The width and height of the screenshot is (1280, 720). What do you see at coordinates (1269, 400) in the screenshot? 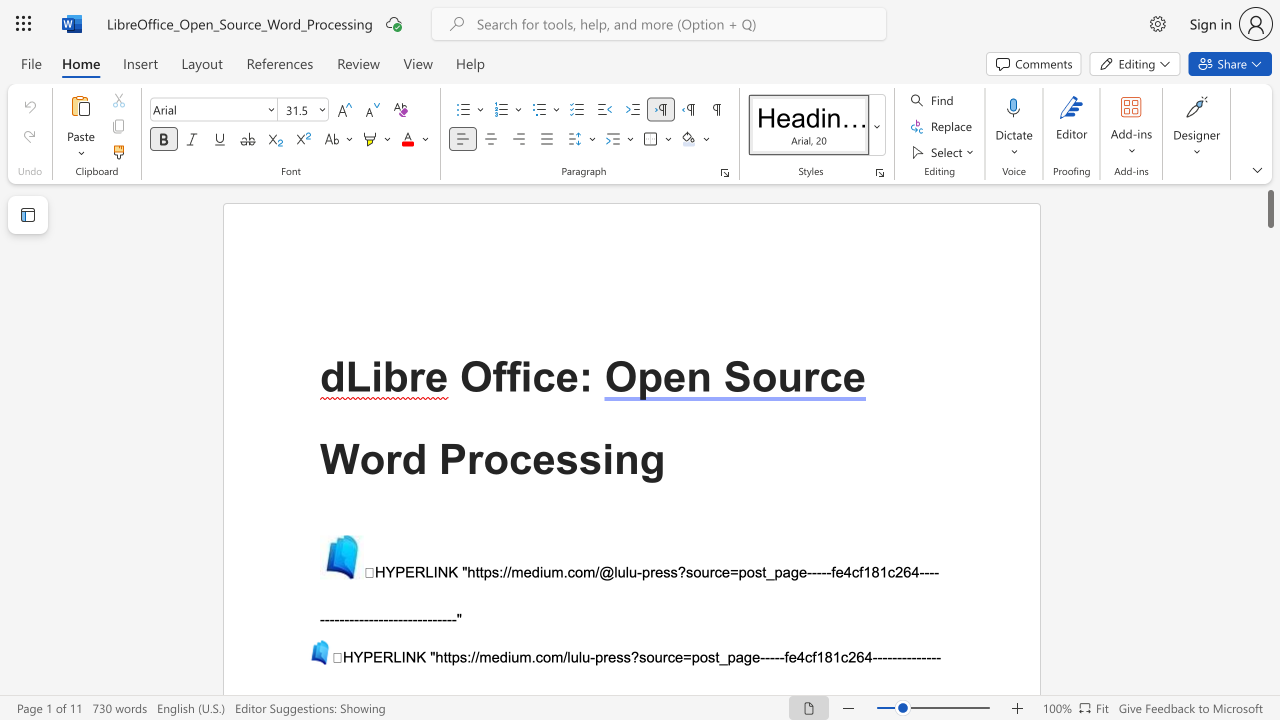
I see `the scrollbar on the right to shift the page lower` at bounding box center [1269, 400].